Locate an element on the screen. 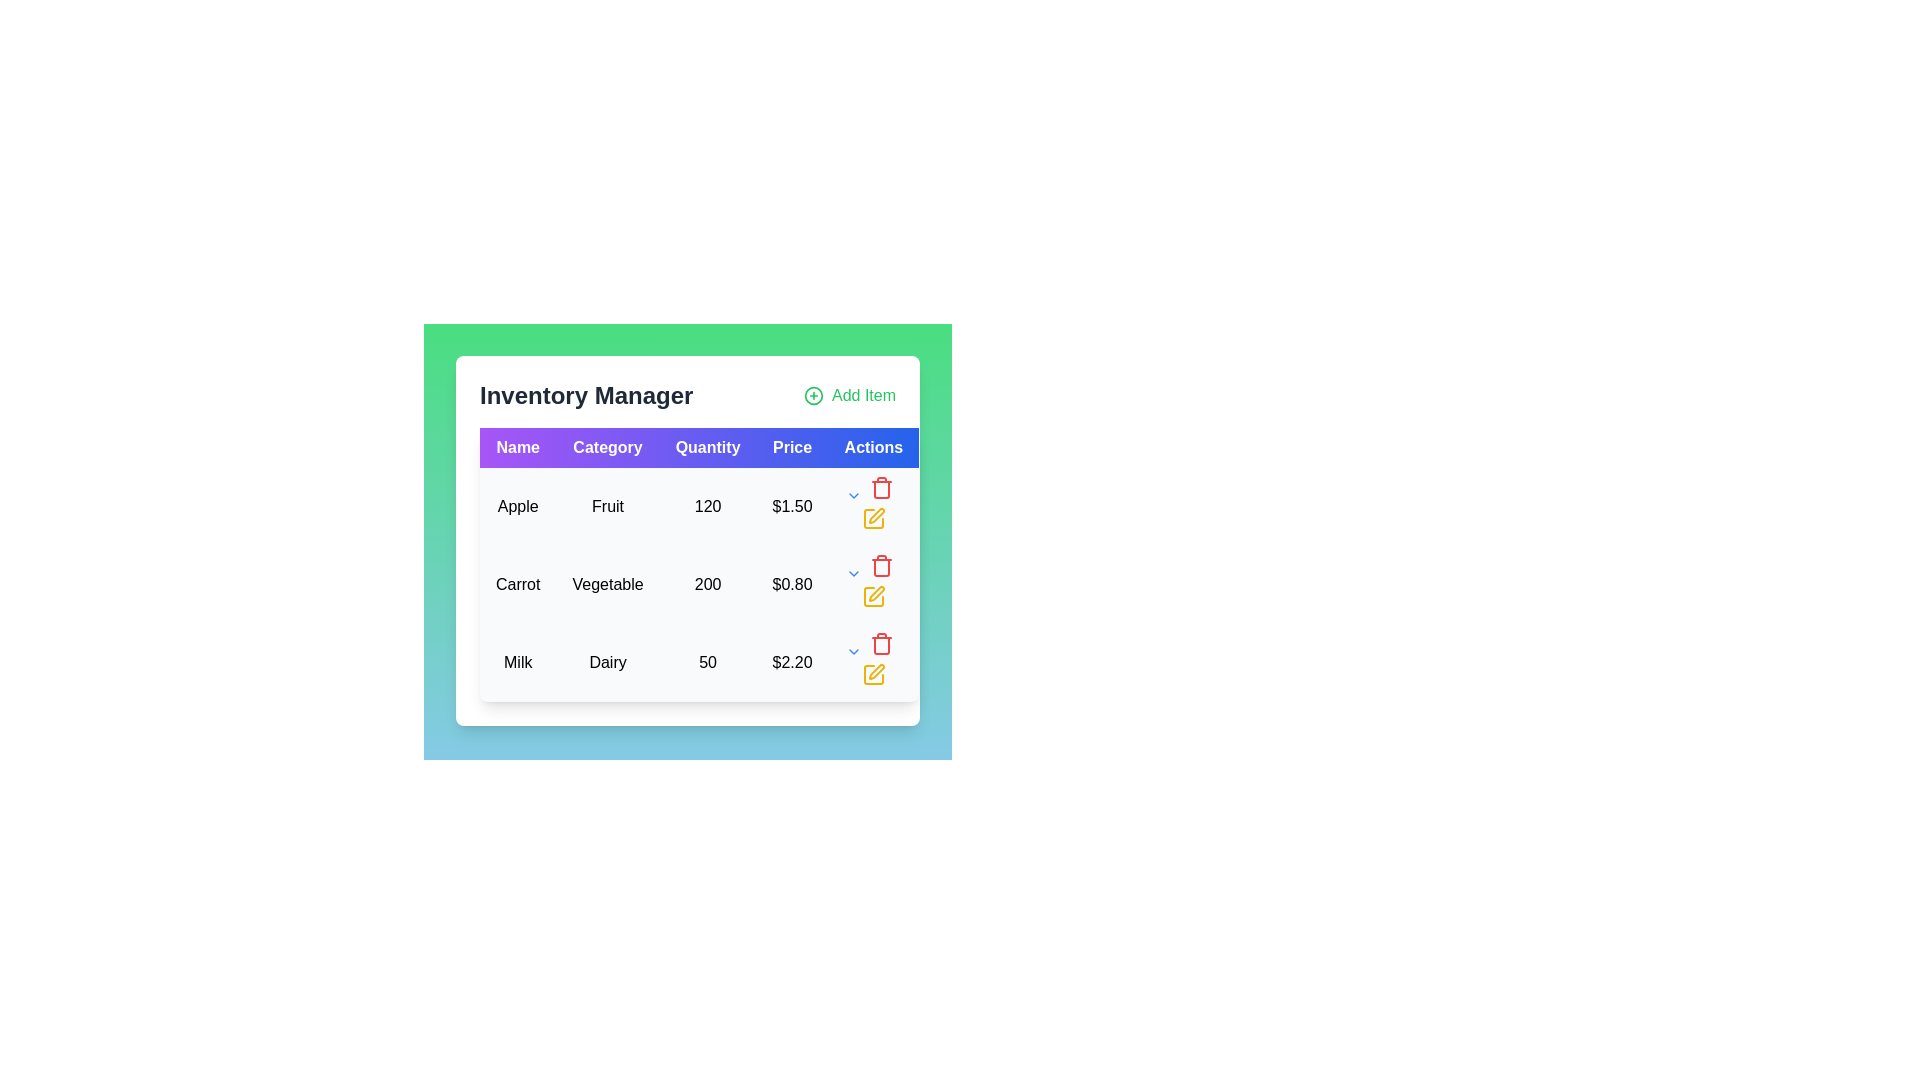  the yellow pencil icon located in the 'Actions' column of the first row in the table is located at coordinates (873, 505).